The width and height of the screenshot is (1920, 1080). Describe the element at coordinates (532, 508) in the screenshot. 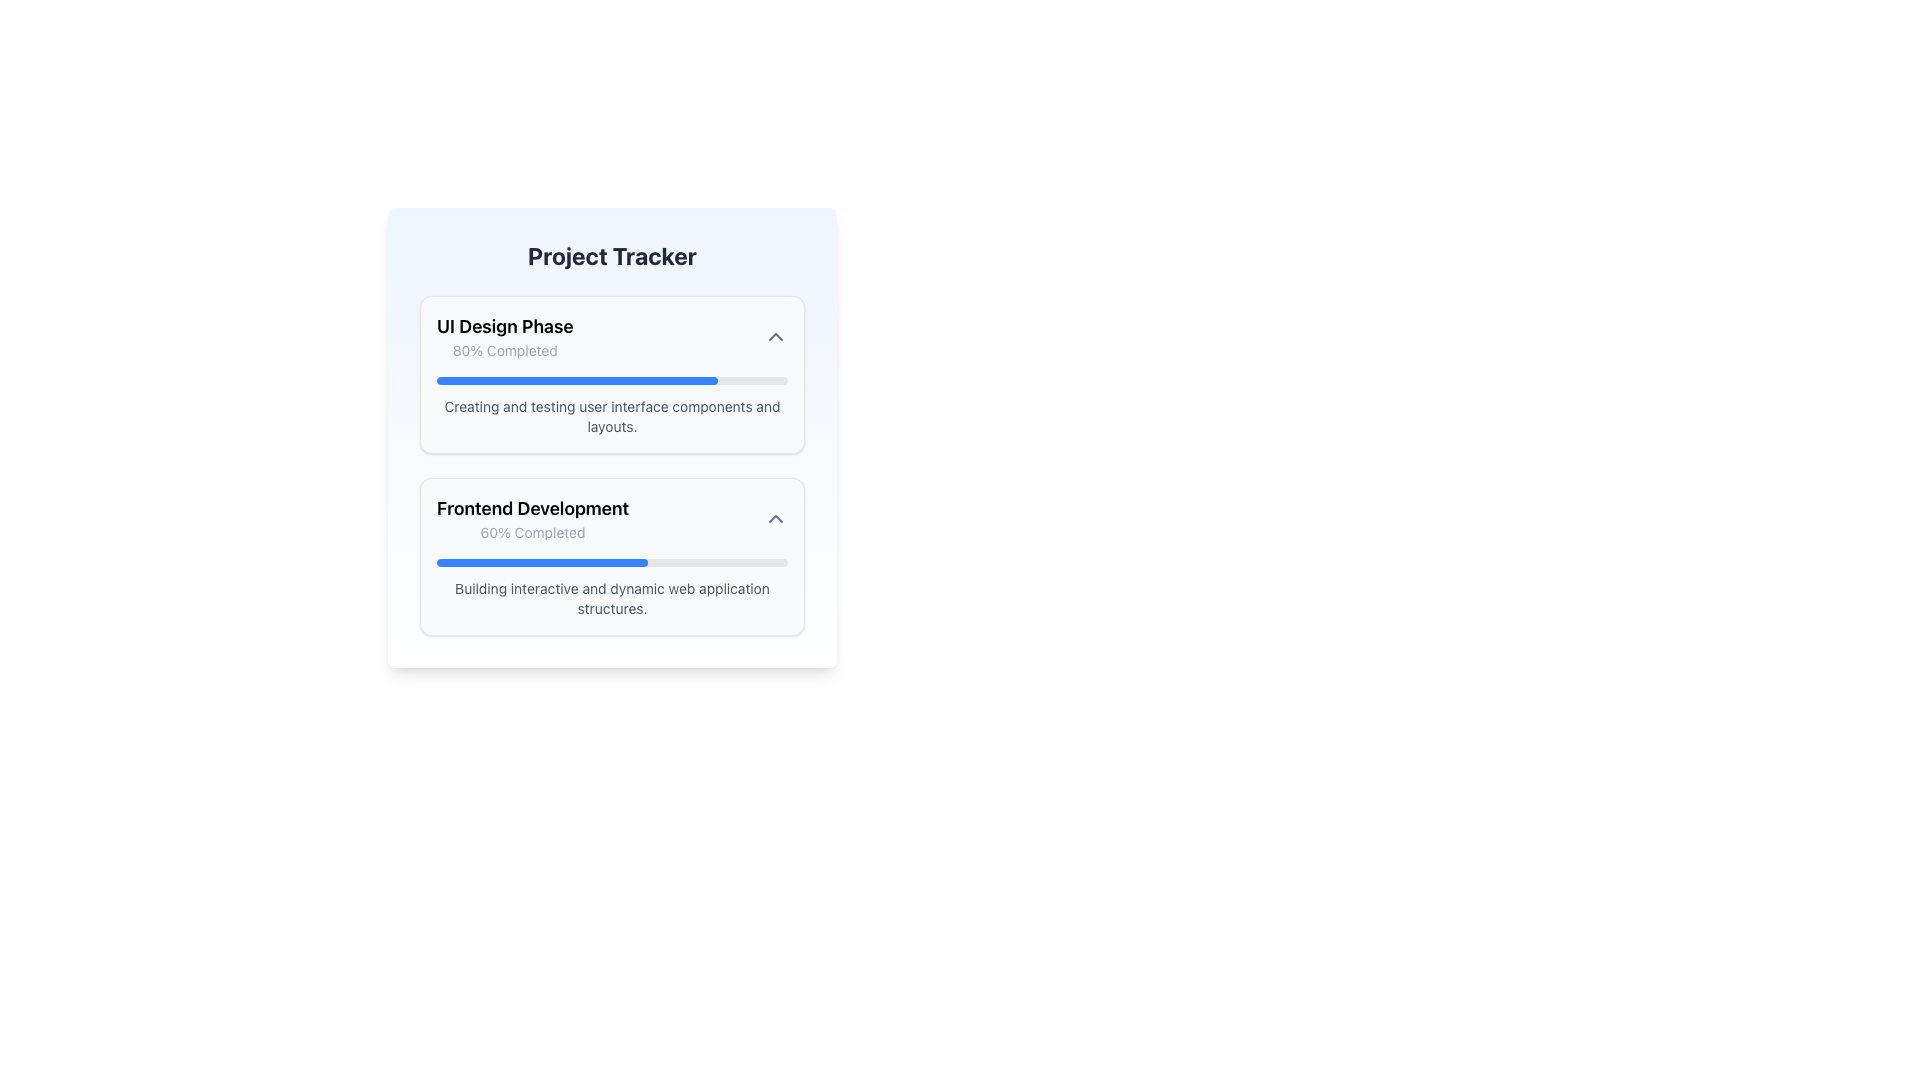

I see `the 'Frontend Development' text label located in the second block under the main header 'Project Tracker', which serves as a title or label for the content above the percentage completion` at that location.